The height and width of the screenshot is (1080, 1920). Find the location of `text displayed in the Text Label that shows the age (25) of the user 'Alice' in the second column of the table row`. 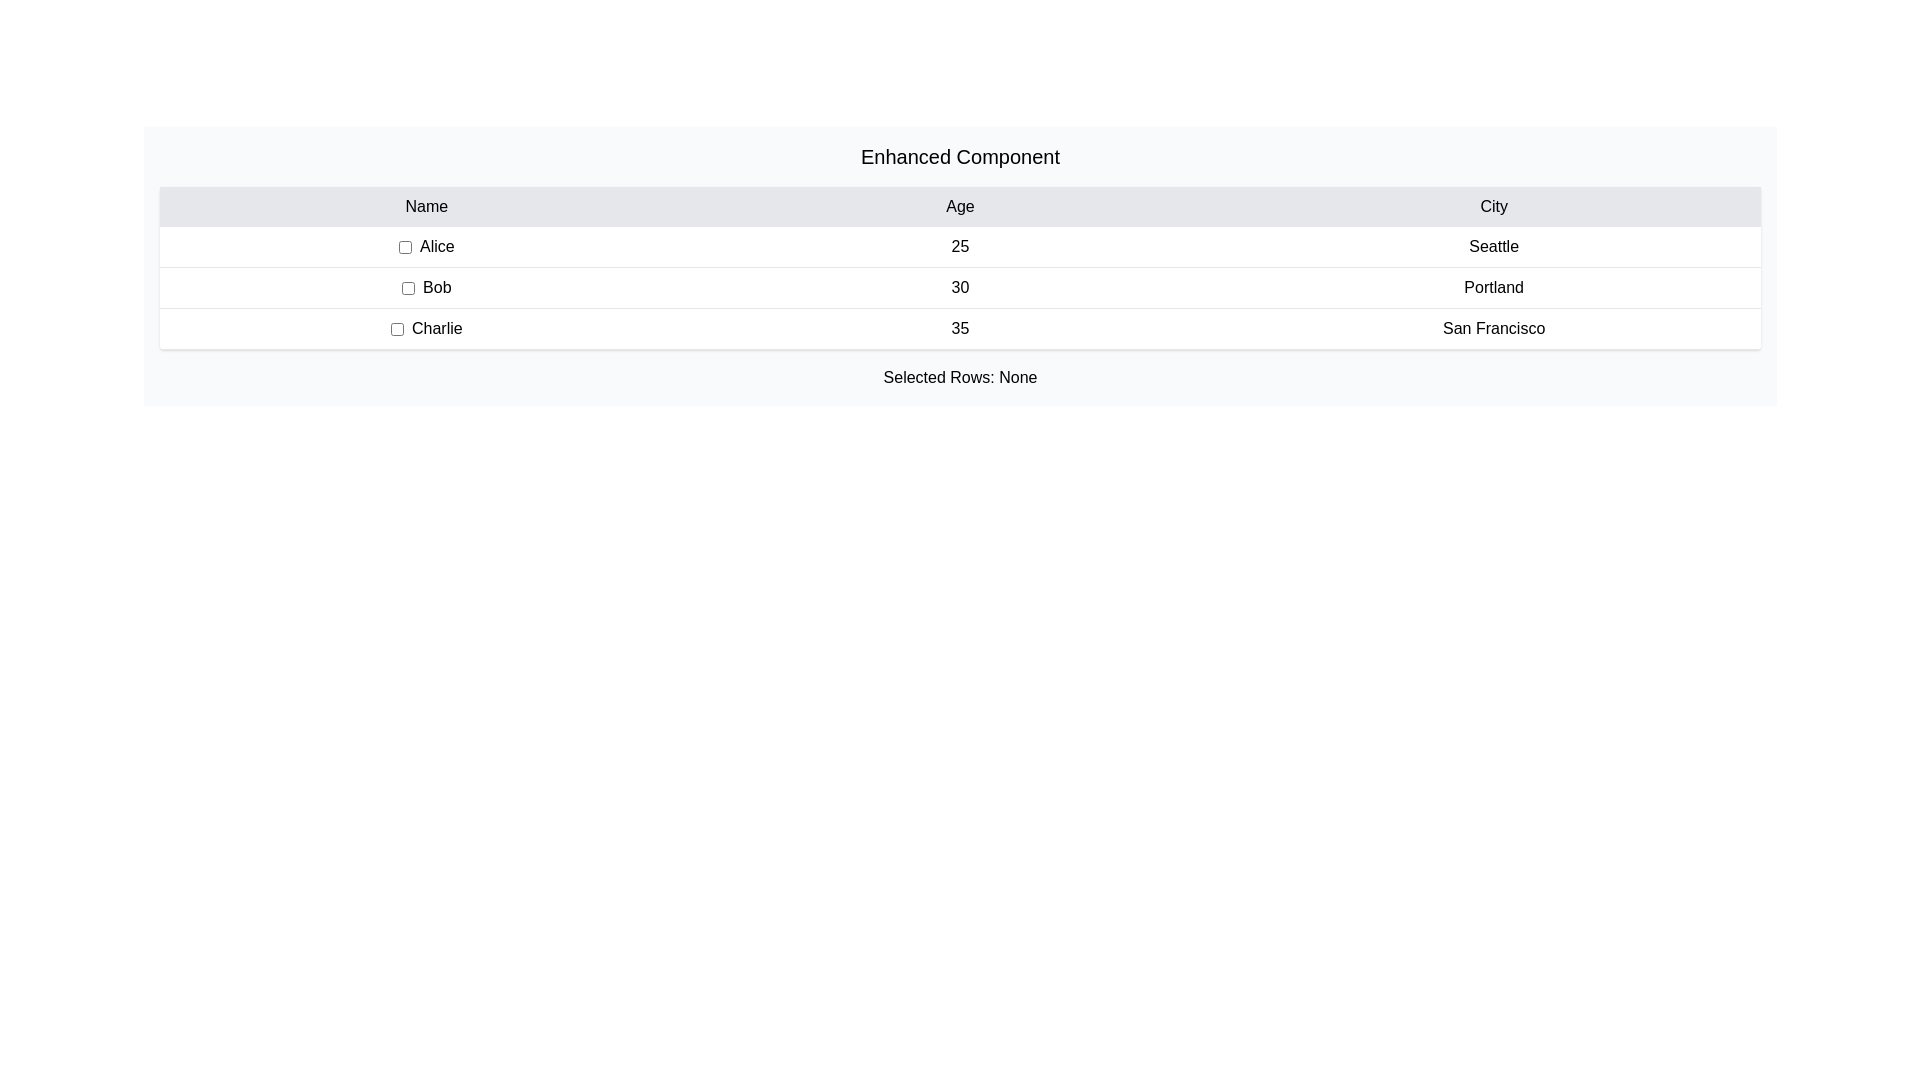

text displayed in the Text Label that shows the age (25) of the user 'Alice' in the second column of the table row is located at coordinates (960, 245).